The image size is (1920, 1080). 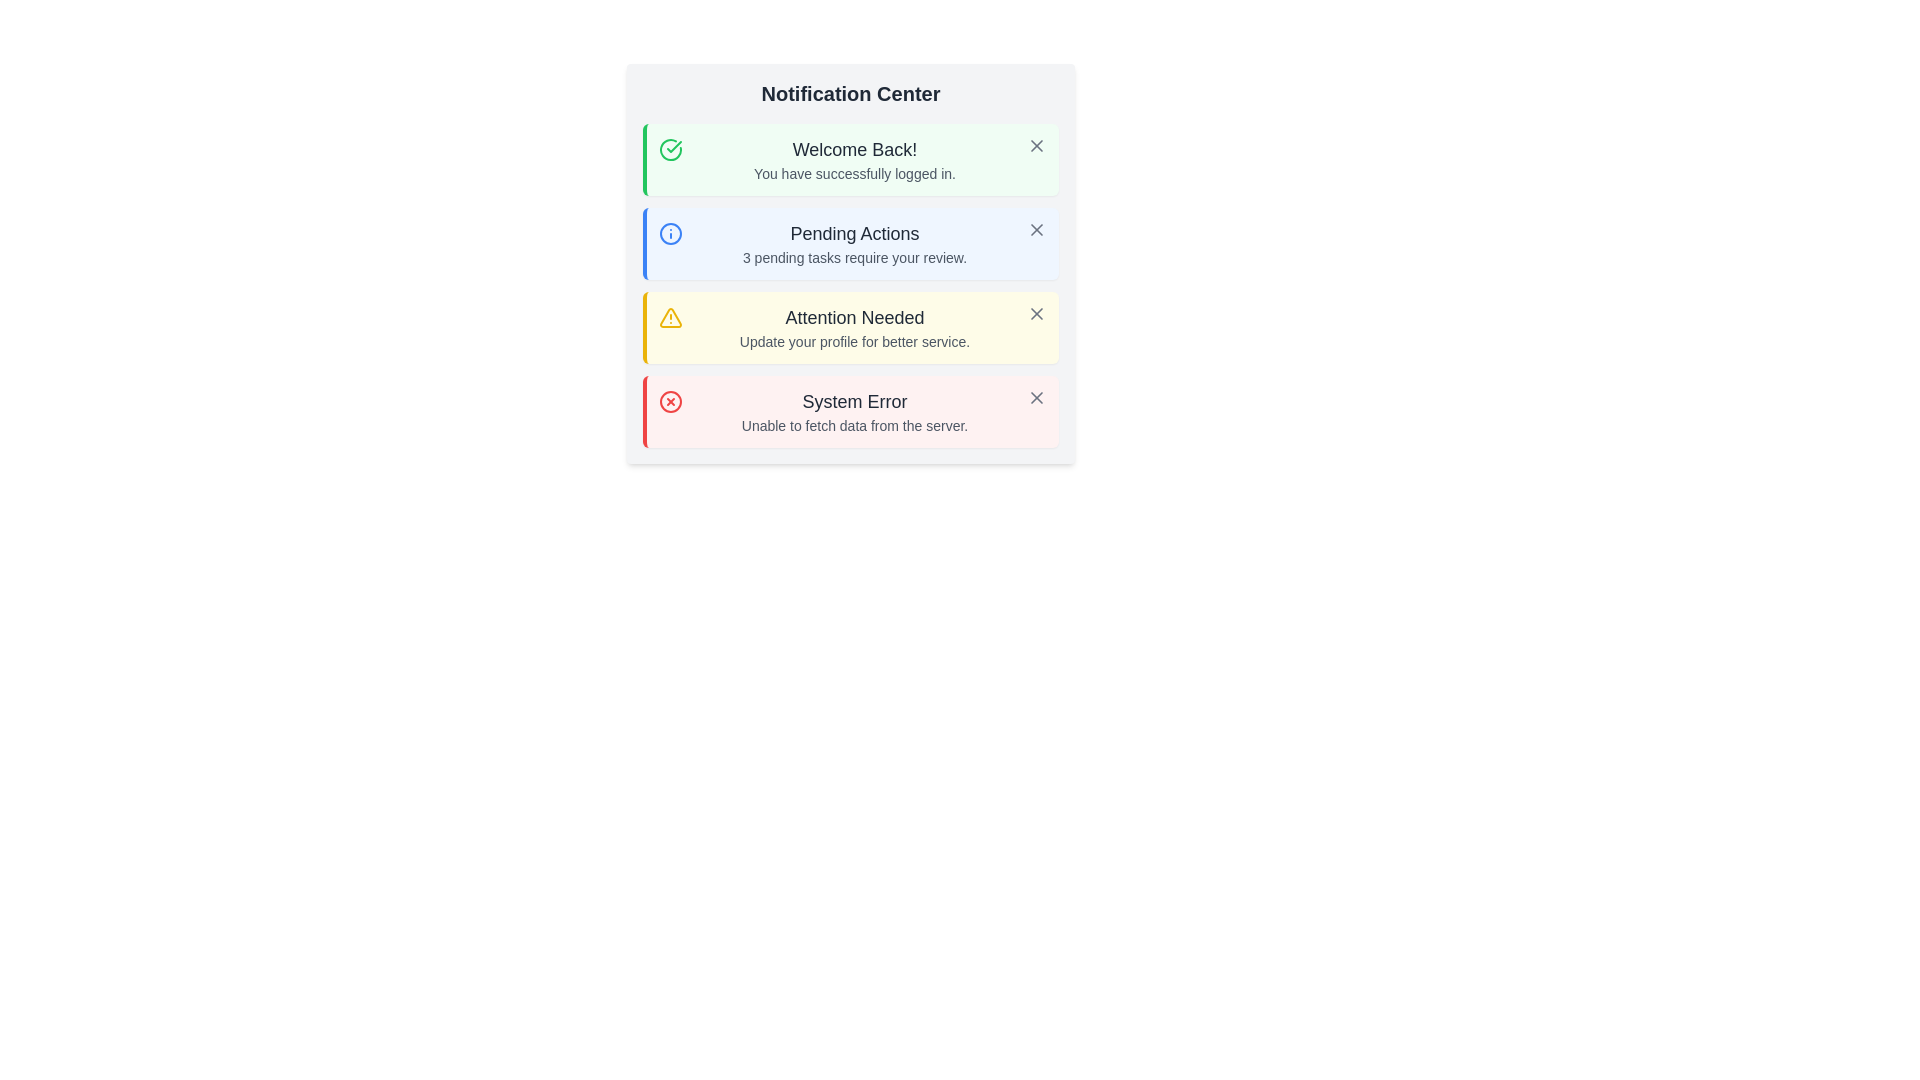 I want to click on the button located in the top-right corner of the 'Pending Actions' notification, so click(x=1036, y=229).